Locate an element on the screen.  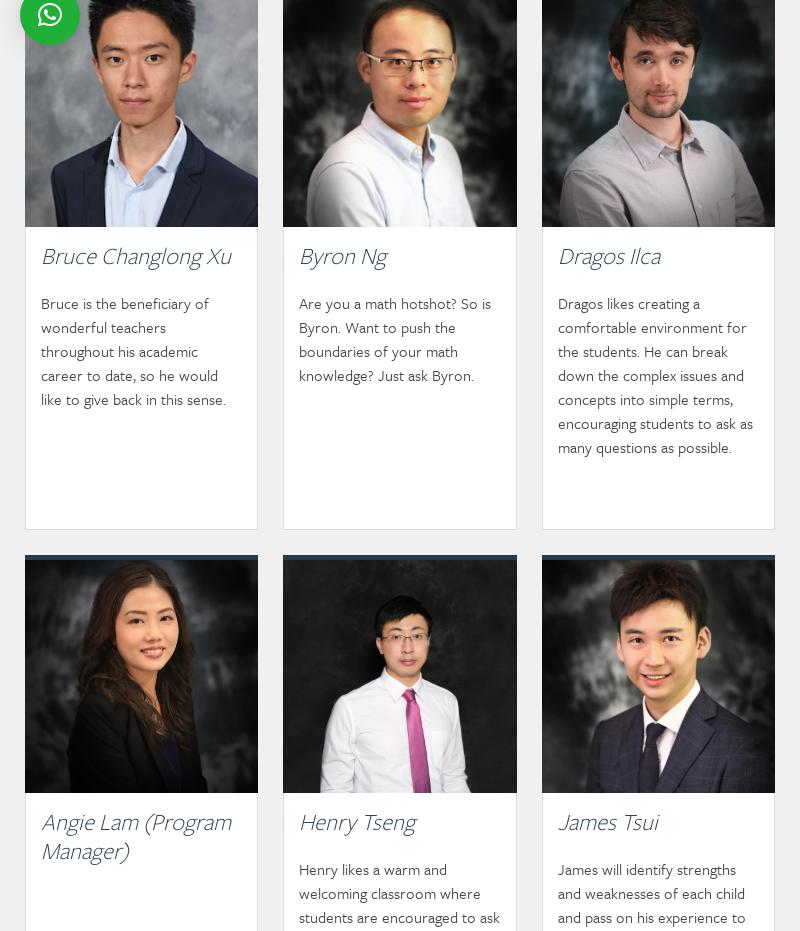
'Bruce is the beneficiary of wonderful teachers throughout his academic career to date, so he would like to give back in this sense.' is located at coordinates (132, 349).